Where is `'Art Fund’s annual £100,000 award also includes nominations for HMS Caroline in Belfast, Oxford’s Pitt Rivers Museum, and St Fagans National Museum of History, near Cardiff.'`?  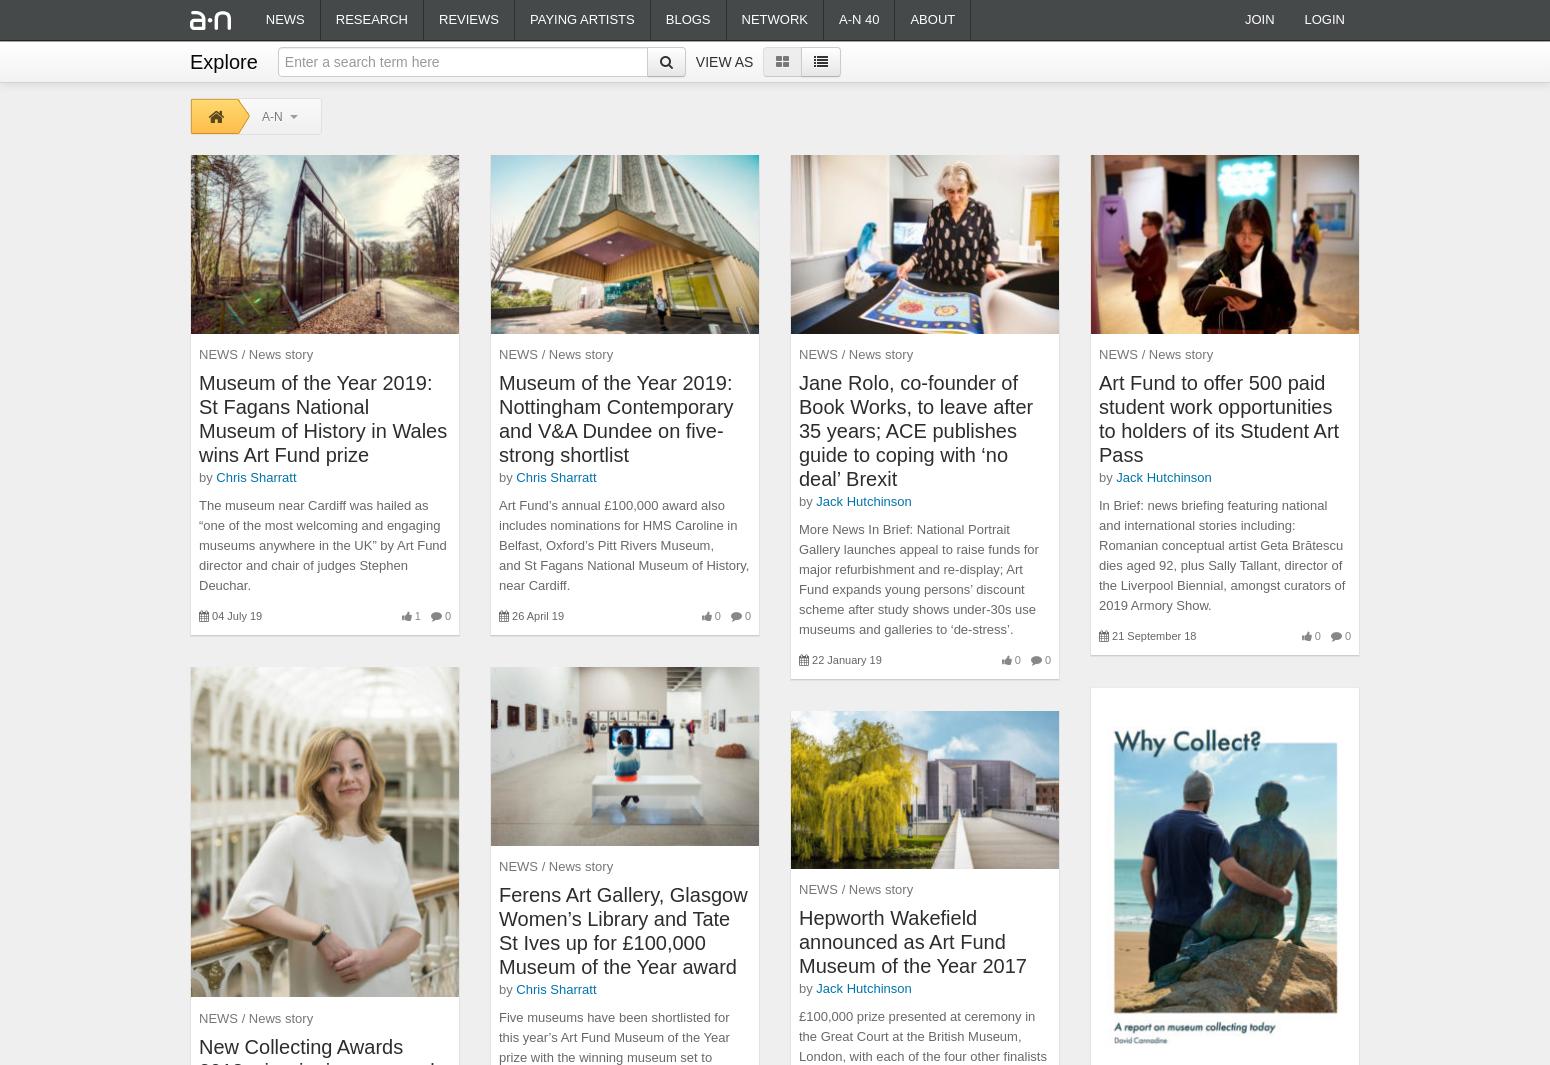 'Art Fund’s annual £100,000 award also includes nominations for HMS Caroline in Belfast, Oxford’s Pitt Rivers Museum, and St Fagans National Museum of History, near Cardiff.' is located at coordinates (497, 545).